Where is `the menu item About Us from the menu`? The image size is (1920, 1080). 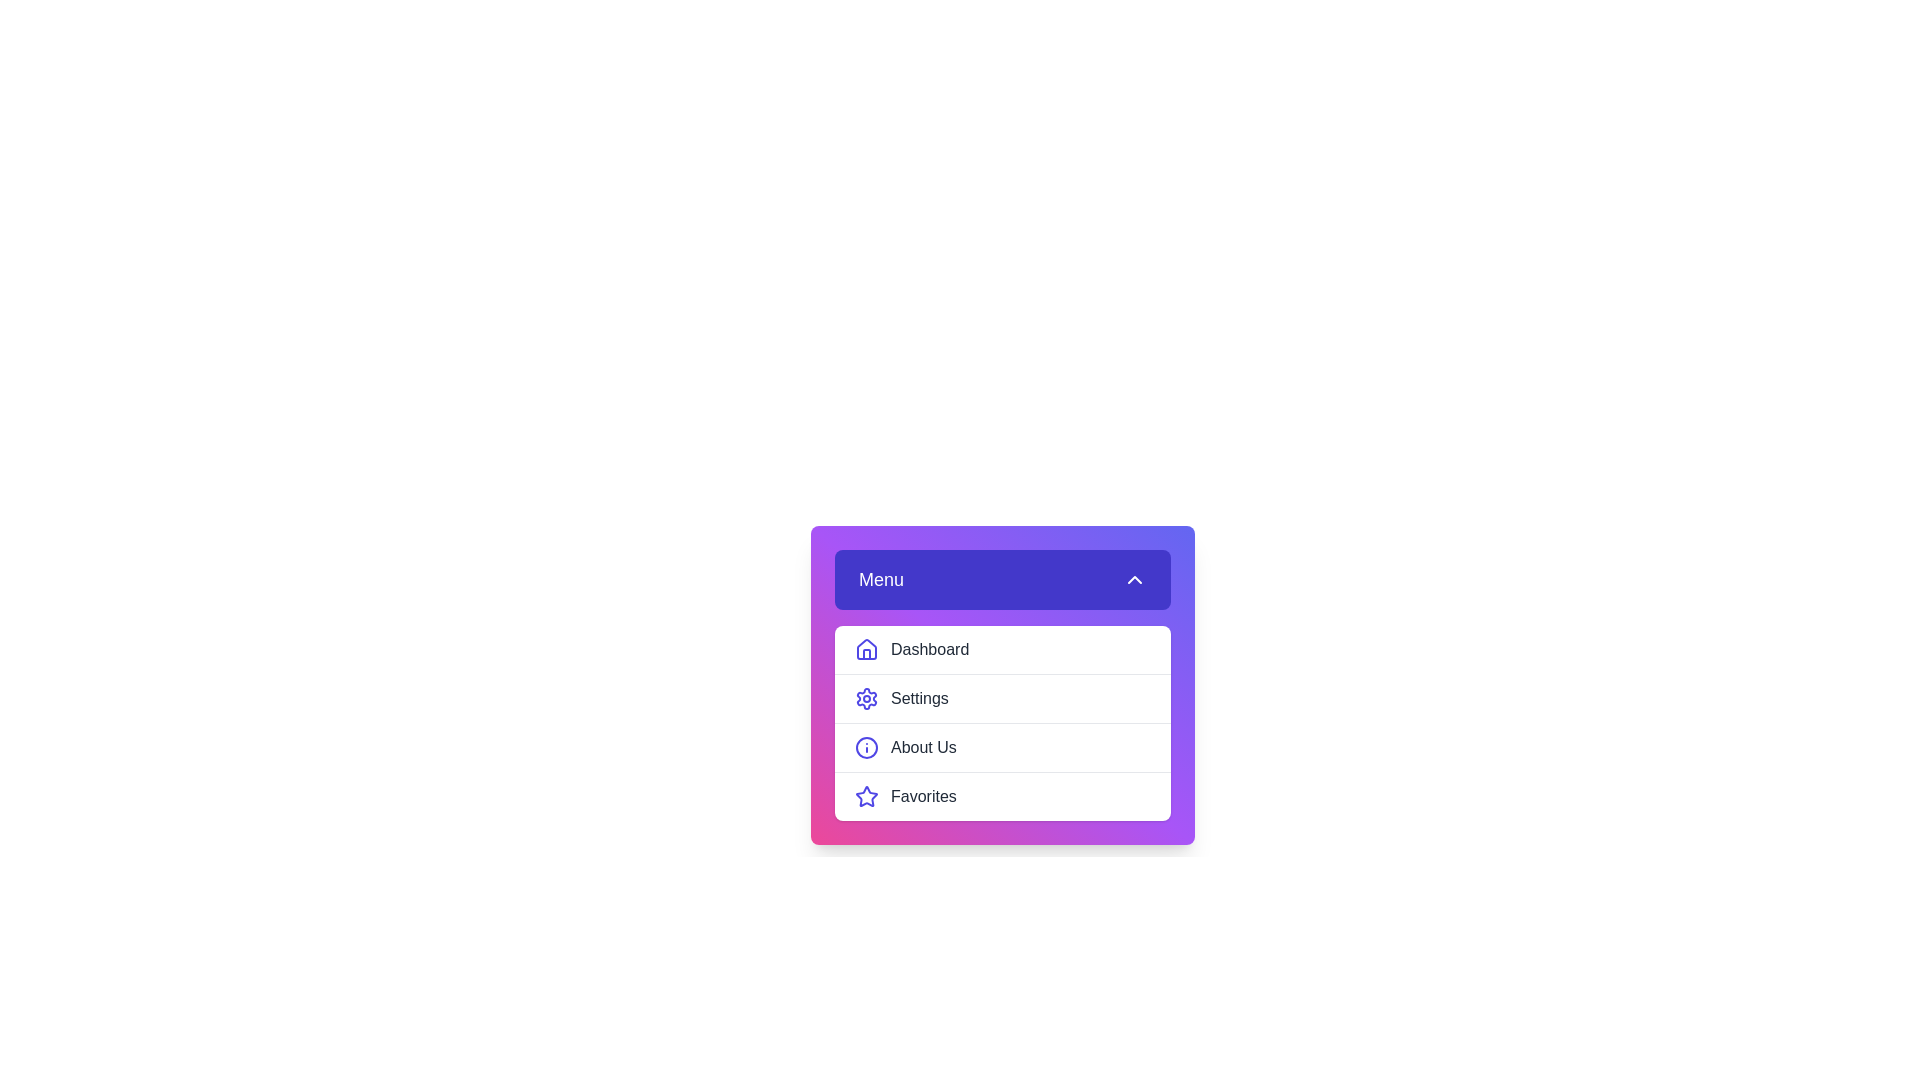 the menu item About Us from the menu is located at coordinates (1003, 747).